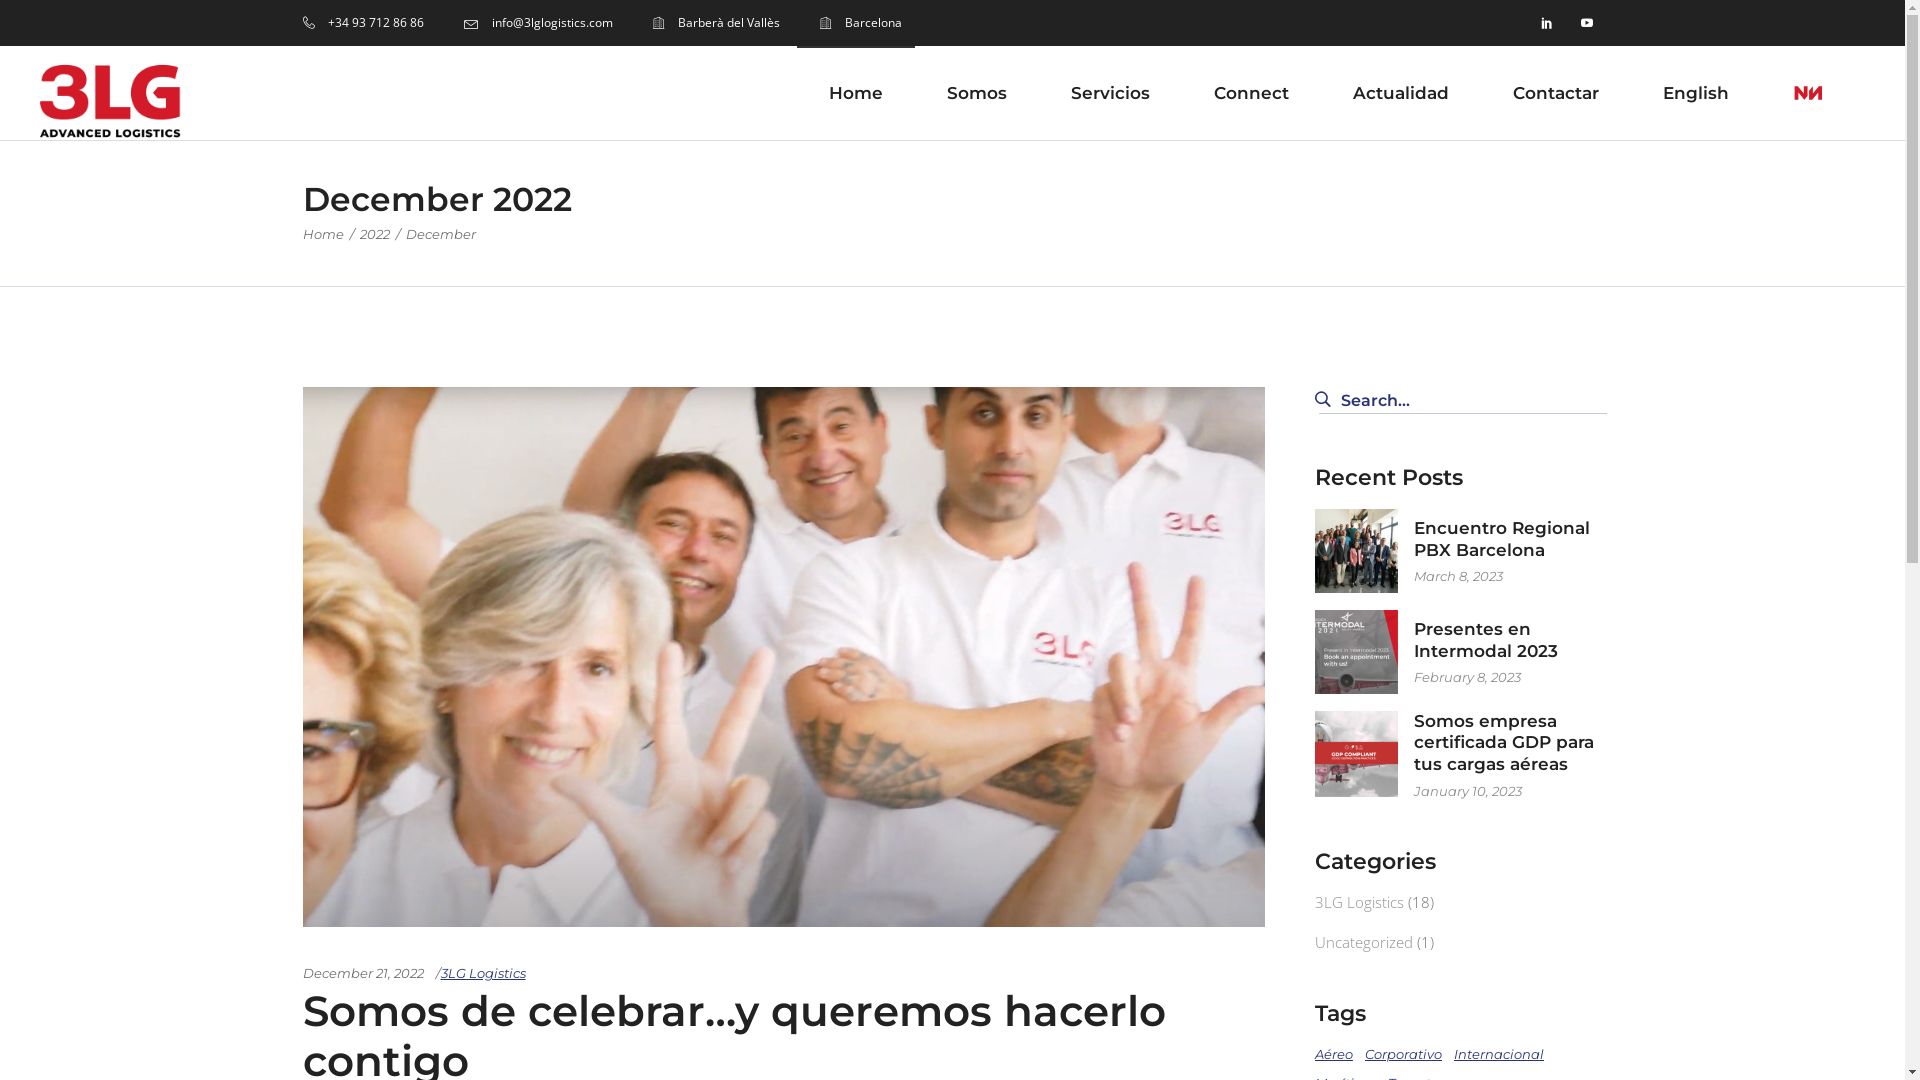 The image size is (1920, 1080). Describe the element at coordinates (1463, 401) in the screenshot. I see `'Search for:'` at that location.